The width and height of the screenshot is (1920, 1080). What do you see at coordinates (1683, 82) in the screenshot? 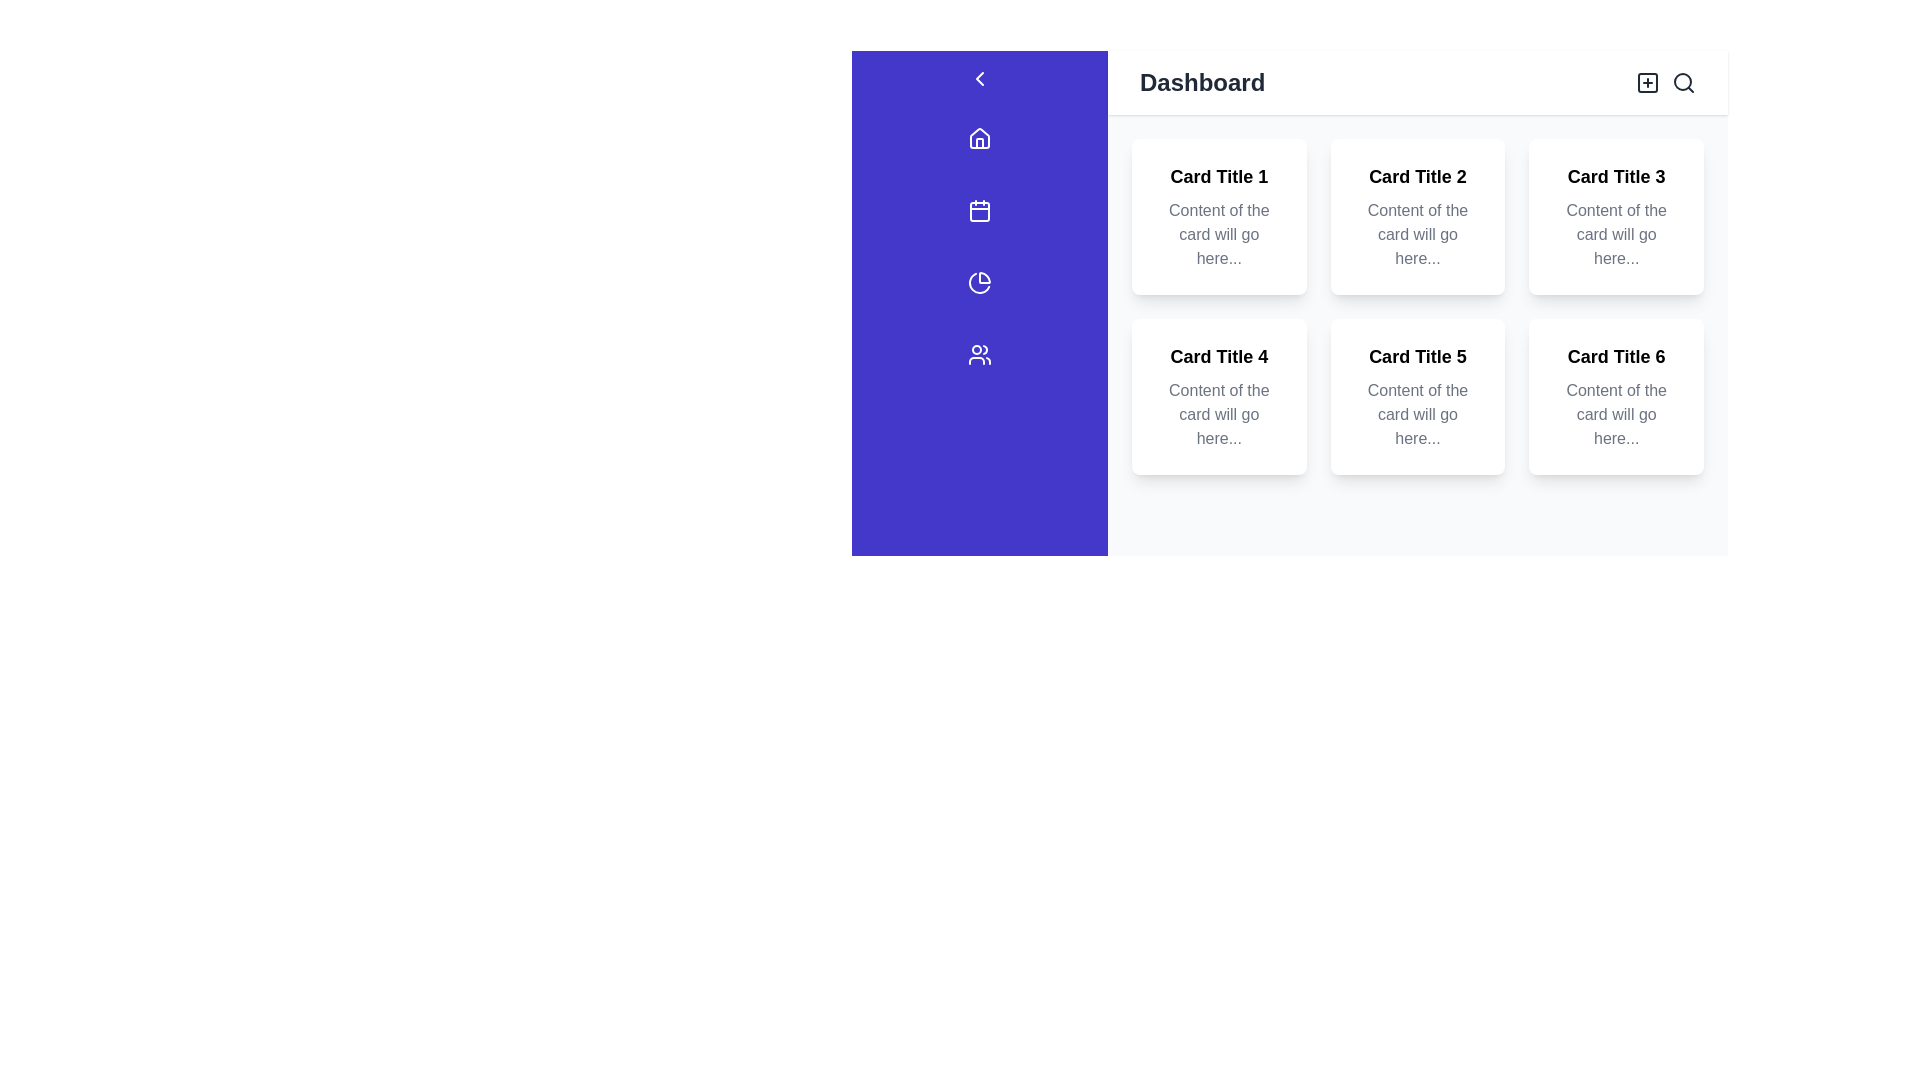
I see `the interactive magnifying glass icon in the top-right corner of the interface to initiate a search` at bounding box center [1683, 82].